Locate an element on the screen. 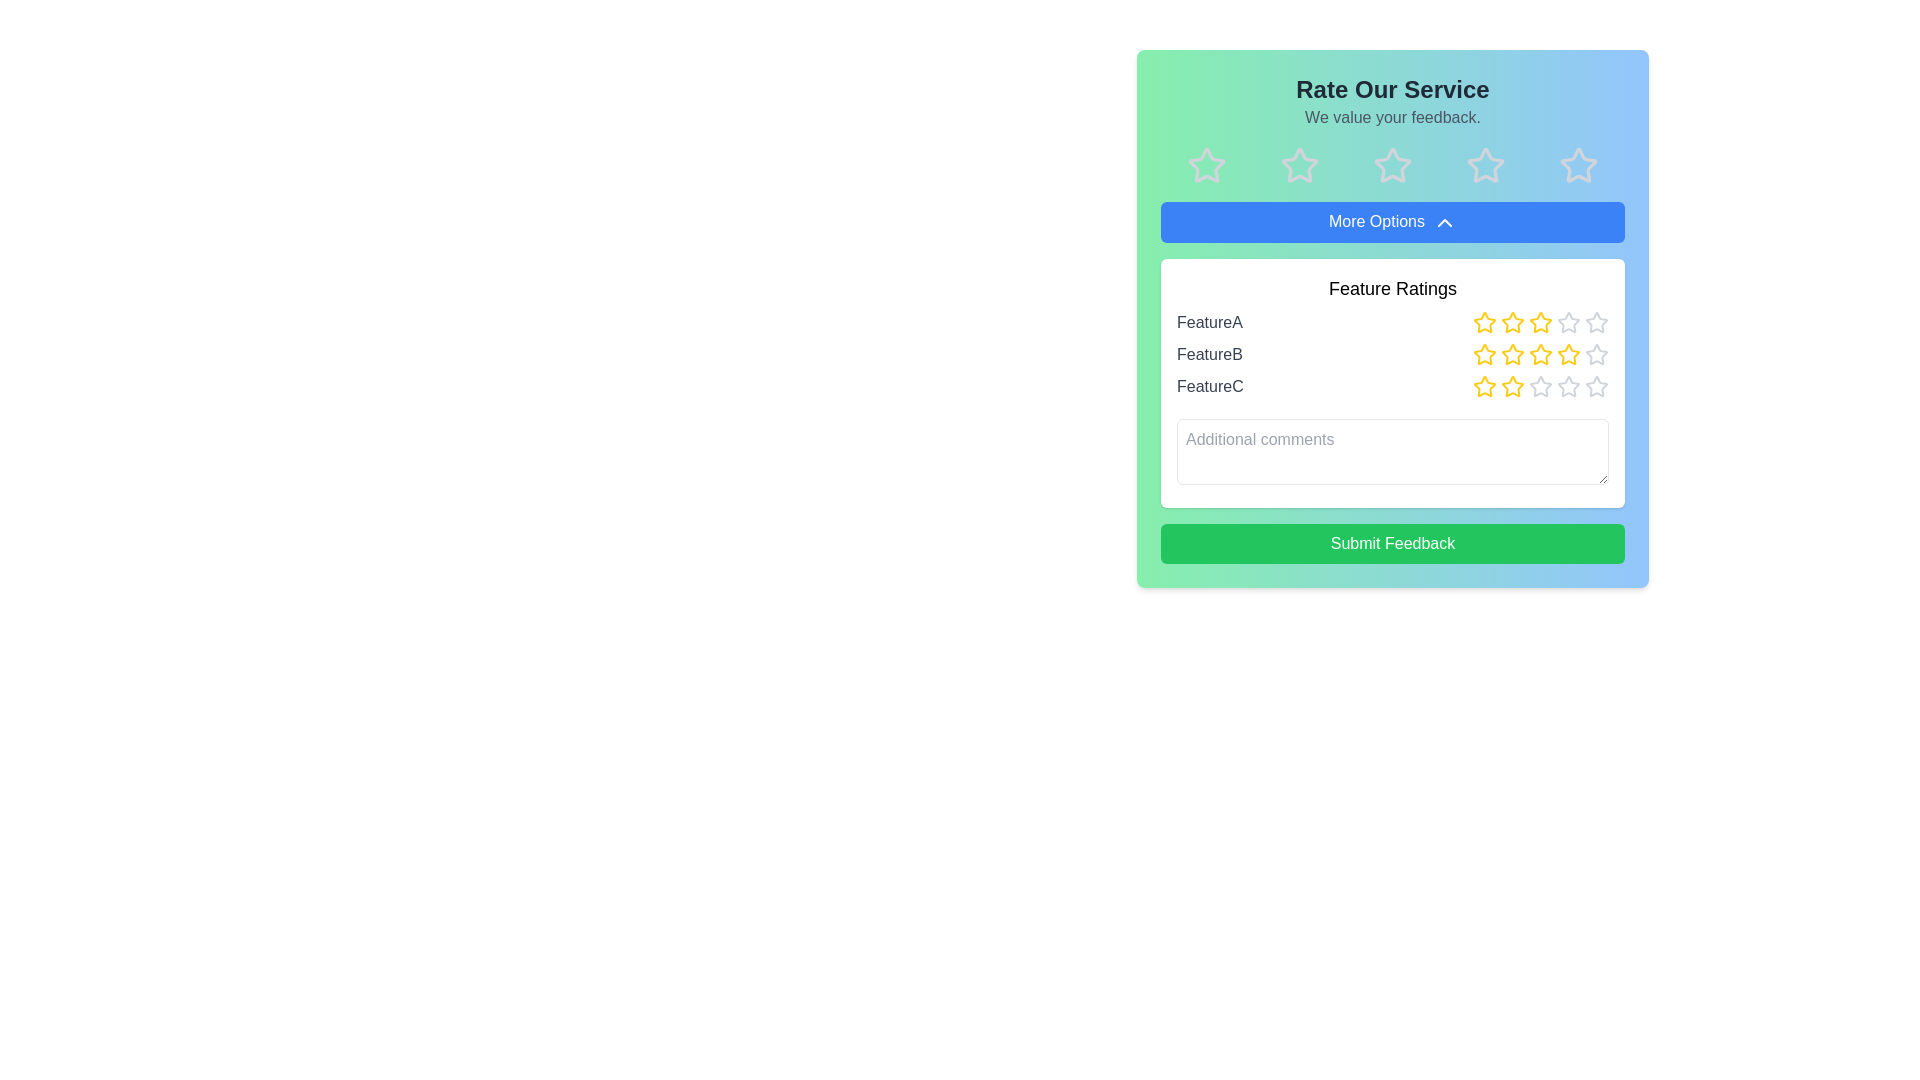 Image resolution: width=1920 pixels, height=1080 pixels. the star icon in the Rating element located under the text 'We value your feedback' is located at coordinates (1391, 164).